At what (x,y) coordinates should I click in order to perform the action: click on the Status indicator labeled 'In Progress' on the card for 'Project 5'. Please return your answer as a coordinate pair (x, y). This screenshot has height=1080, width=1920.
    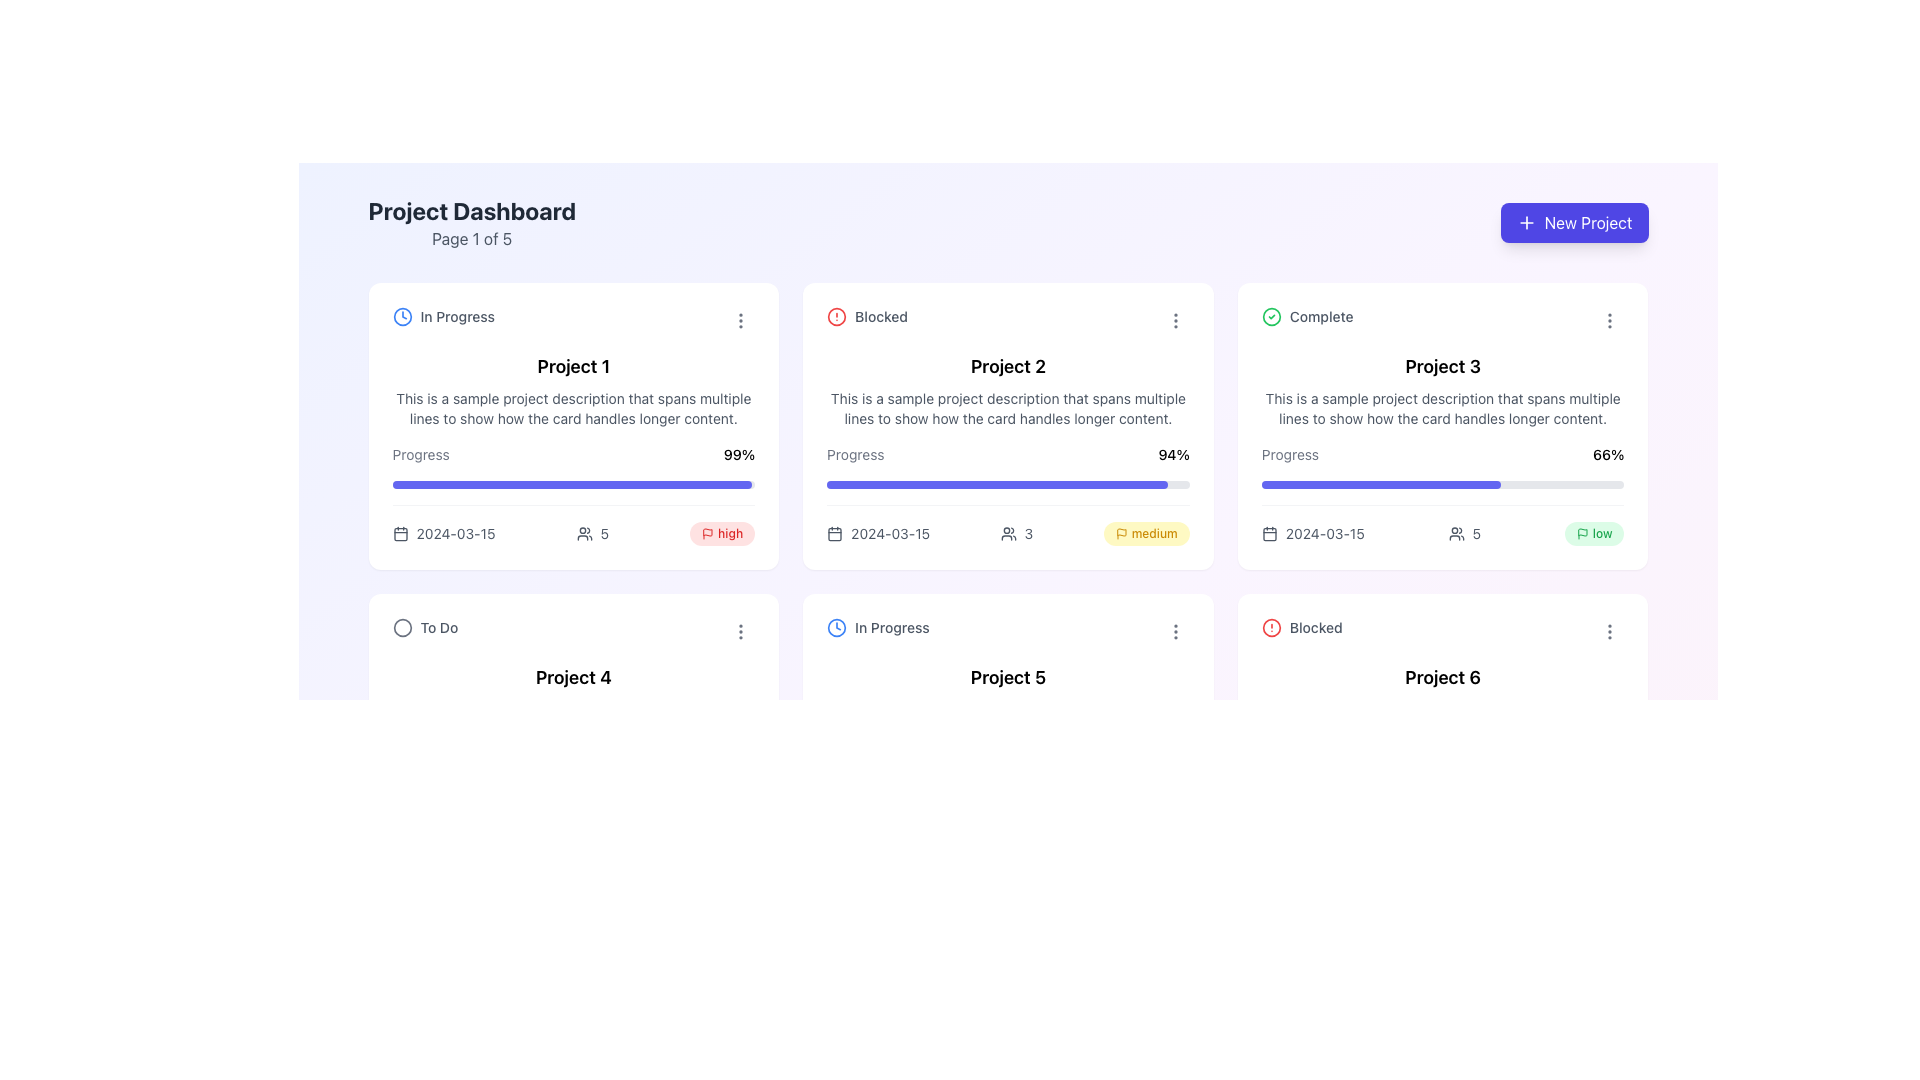
    Looking at the image, I should click on (1008, 632).